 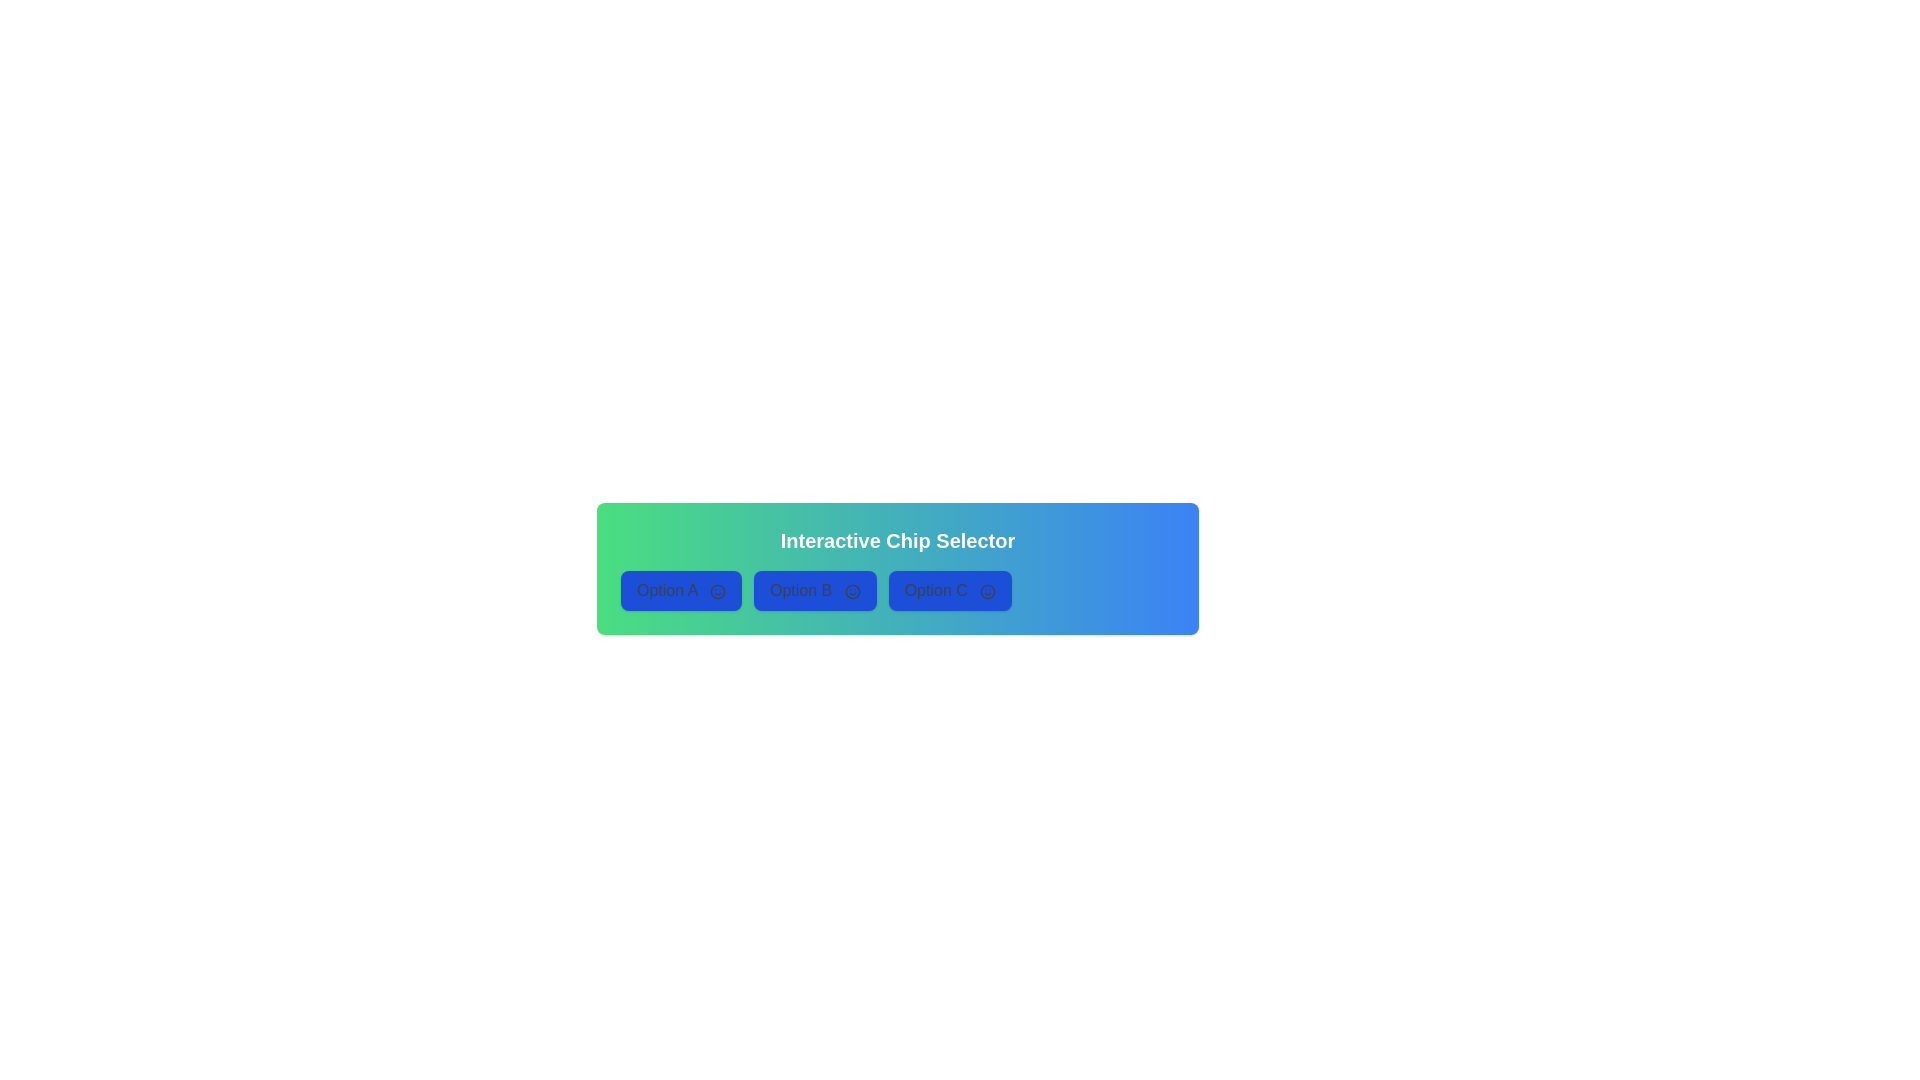 What do you see at coordinates (815, 589) in the screenshot?
I see `the option Option B by clicking on its respective button` at bounding box center [815, 589].